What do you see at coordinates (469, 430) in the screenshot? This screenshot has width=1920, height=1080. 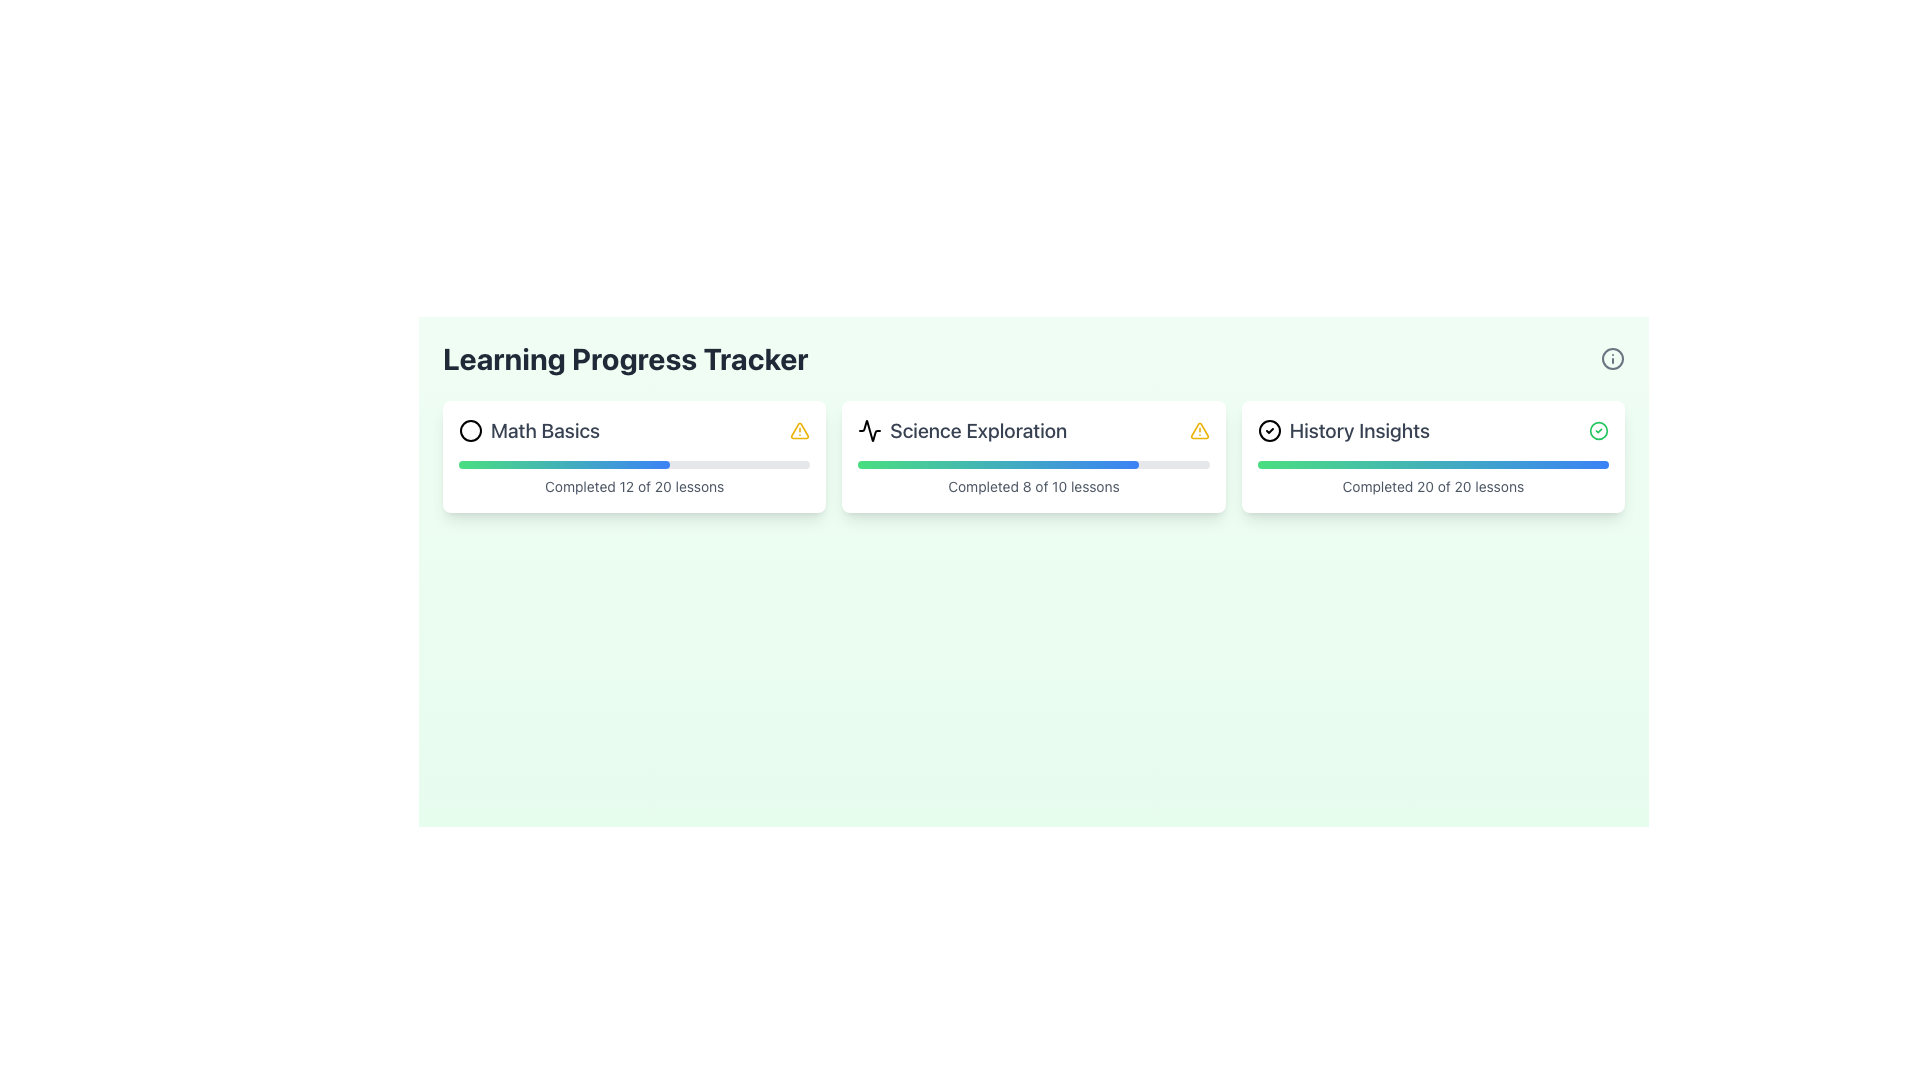 I see `the circular icon with a hollow center and dark outline located to the left of the 'Math Basics' text in the first card of the three-card layout` at bounding box center [469, 430].